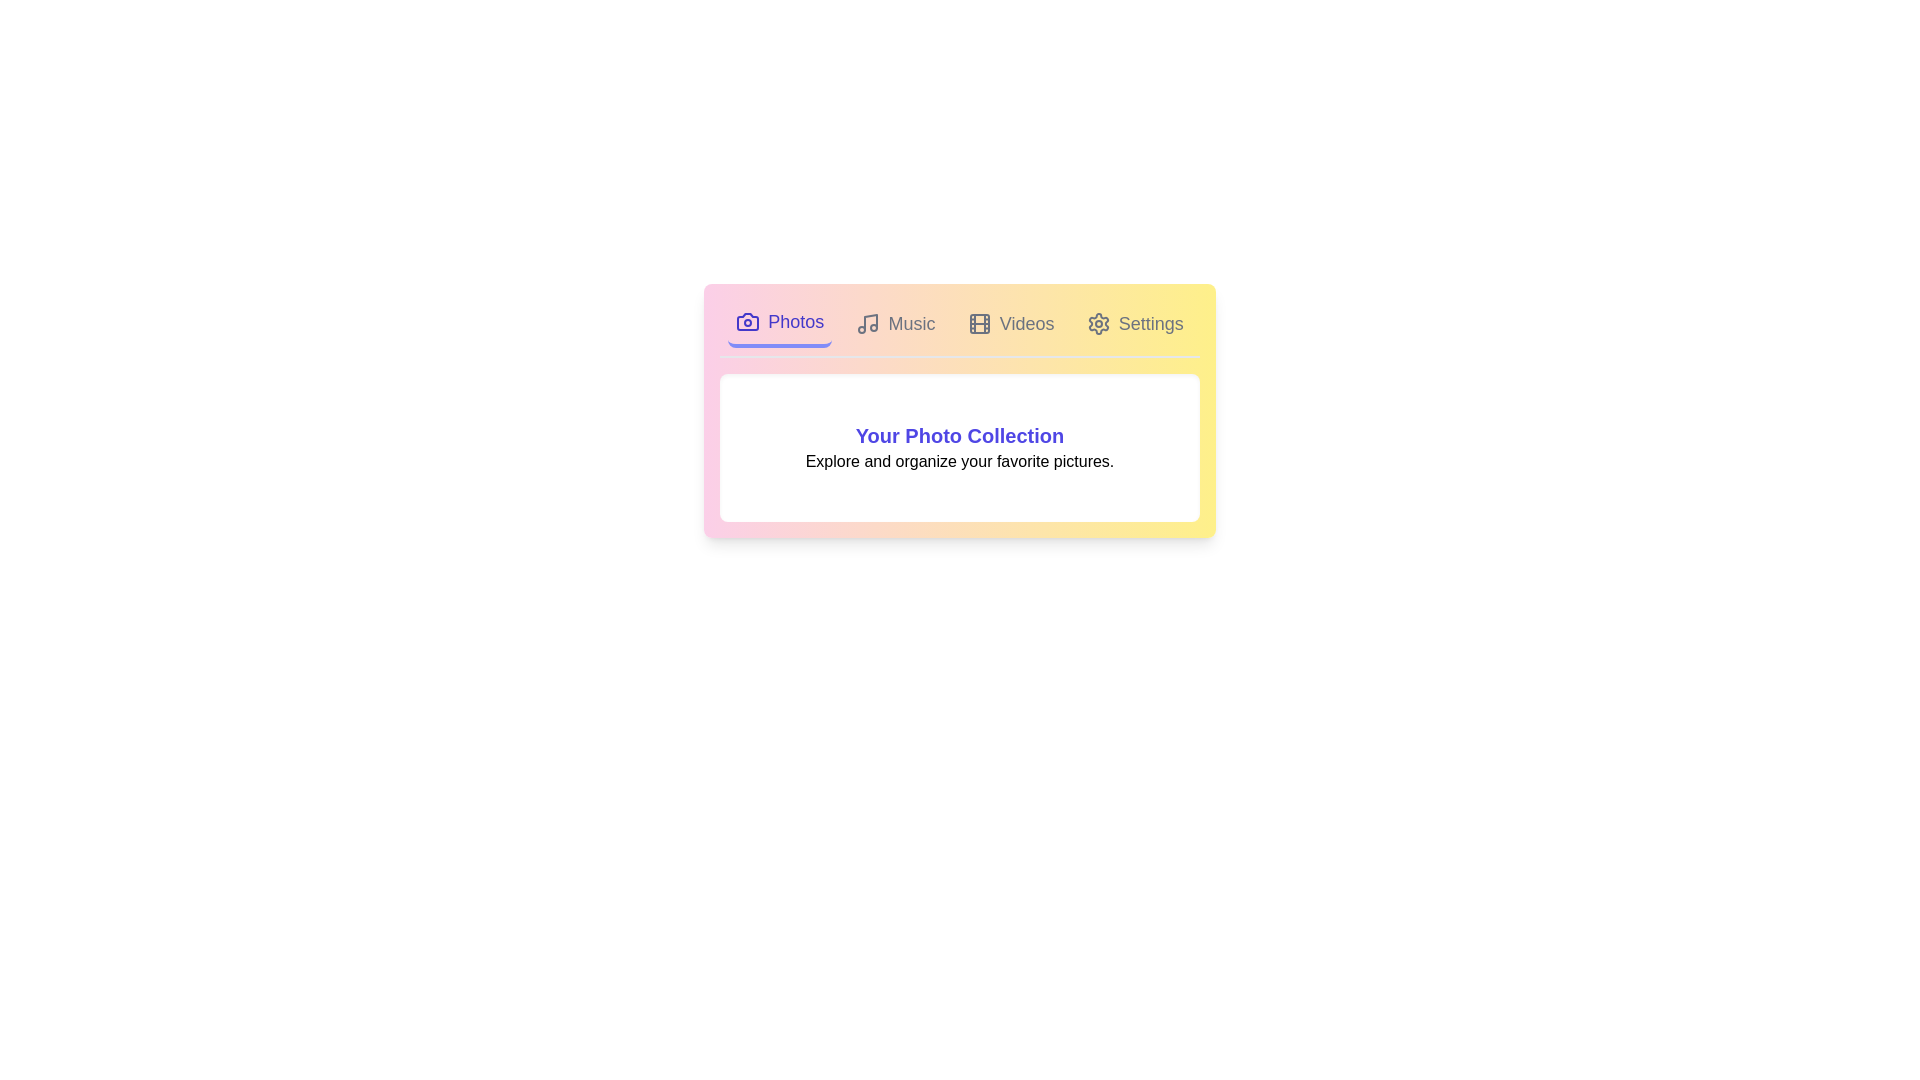 The image size is (1920, 1080). I want to click on the tab labeled Music to activate its visual feedback, so click(895, 323).